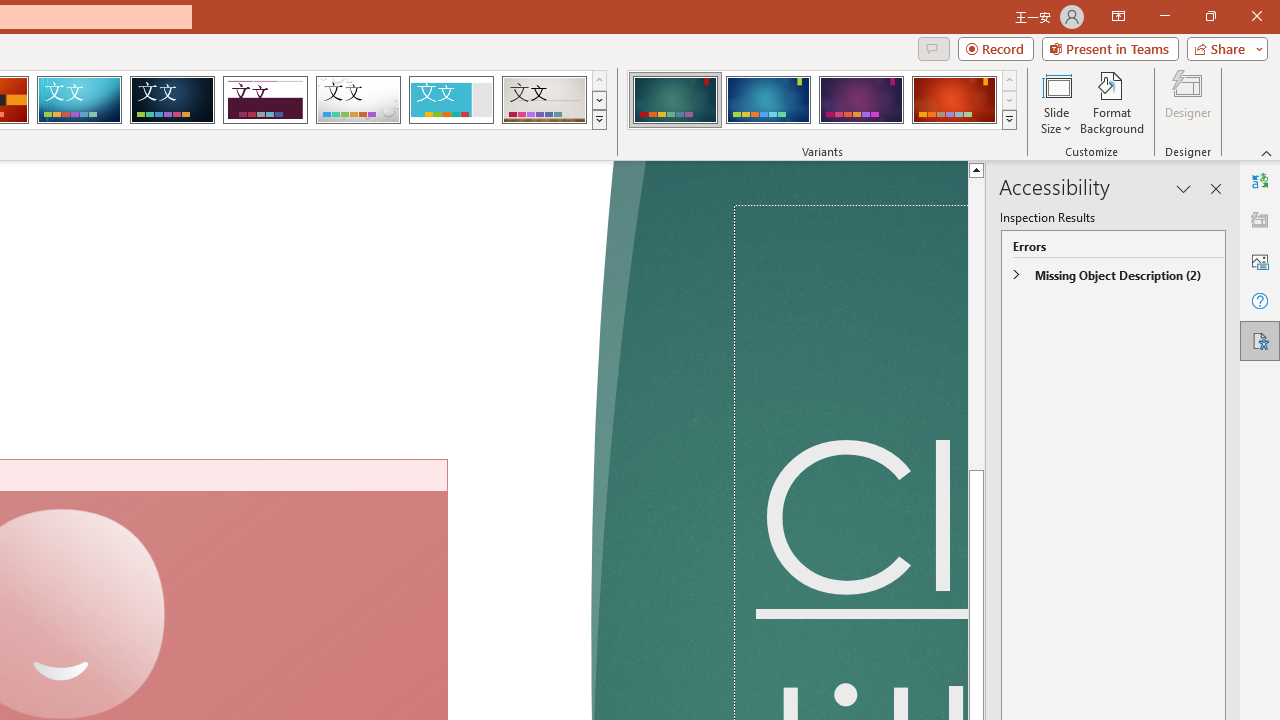  Describe the element at coordinates (675, 100) in the screenshot. I see `'Ion Variant 1'` at that location.